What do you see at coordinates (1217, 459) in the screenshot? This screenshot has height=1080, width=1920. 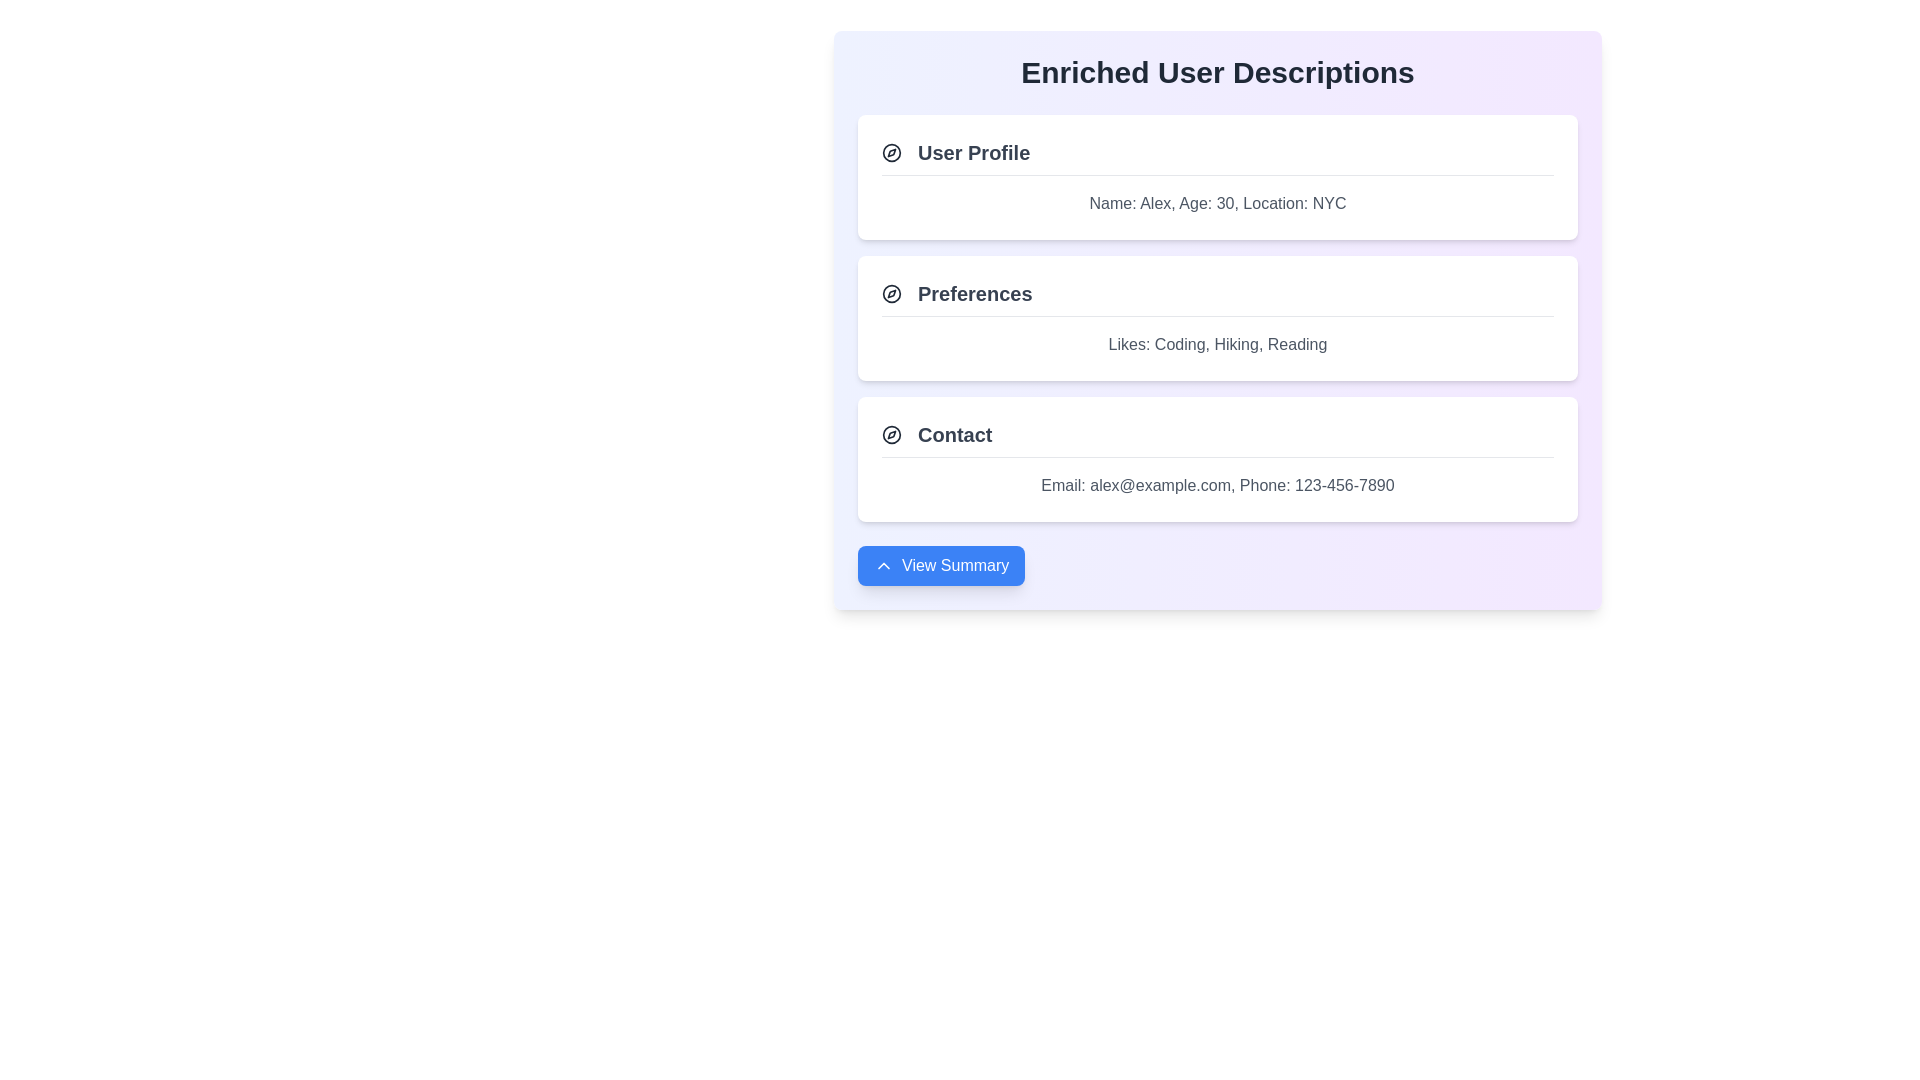 I see `compass icon contained within the 'Contact' card, which is the third card in a vertical arrangement displaying user information` at bounding box center [1217, 459].